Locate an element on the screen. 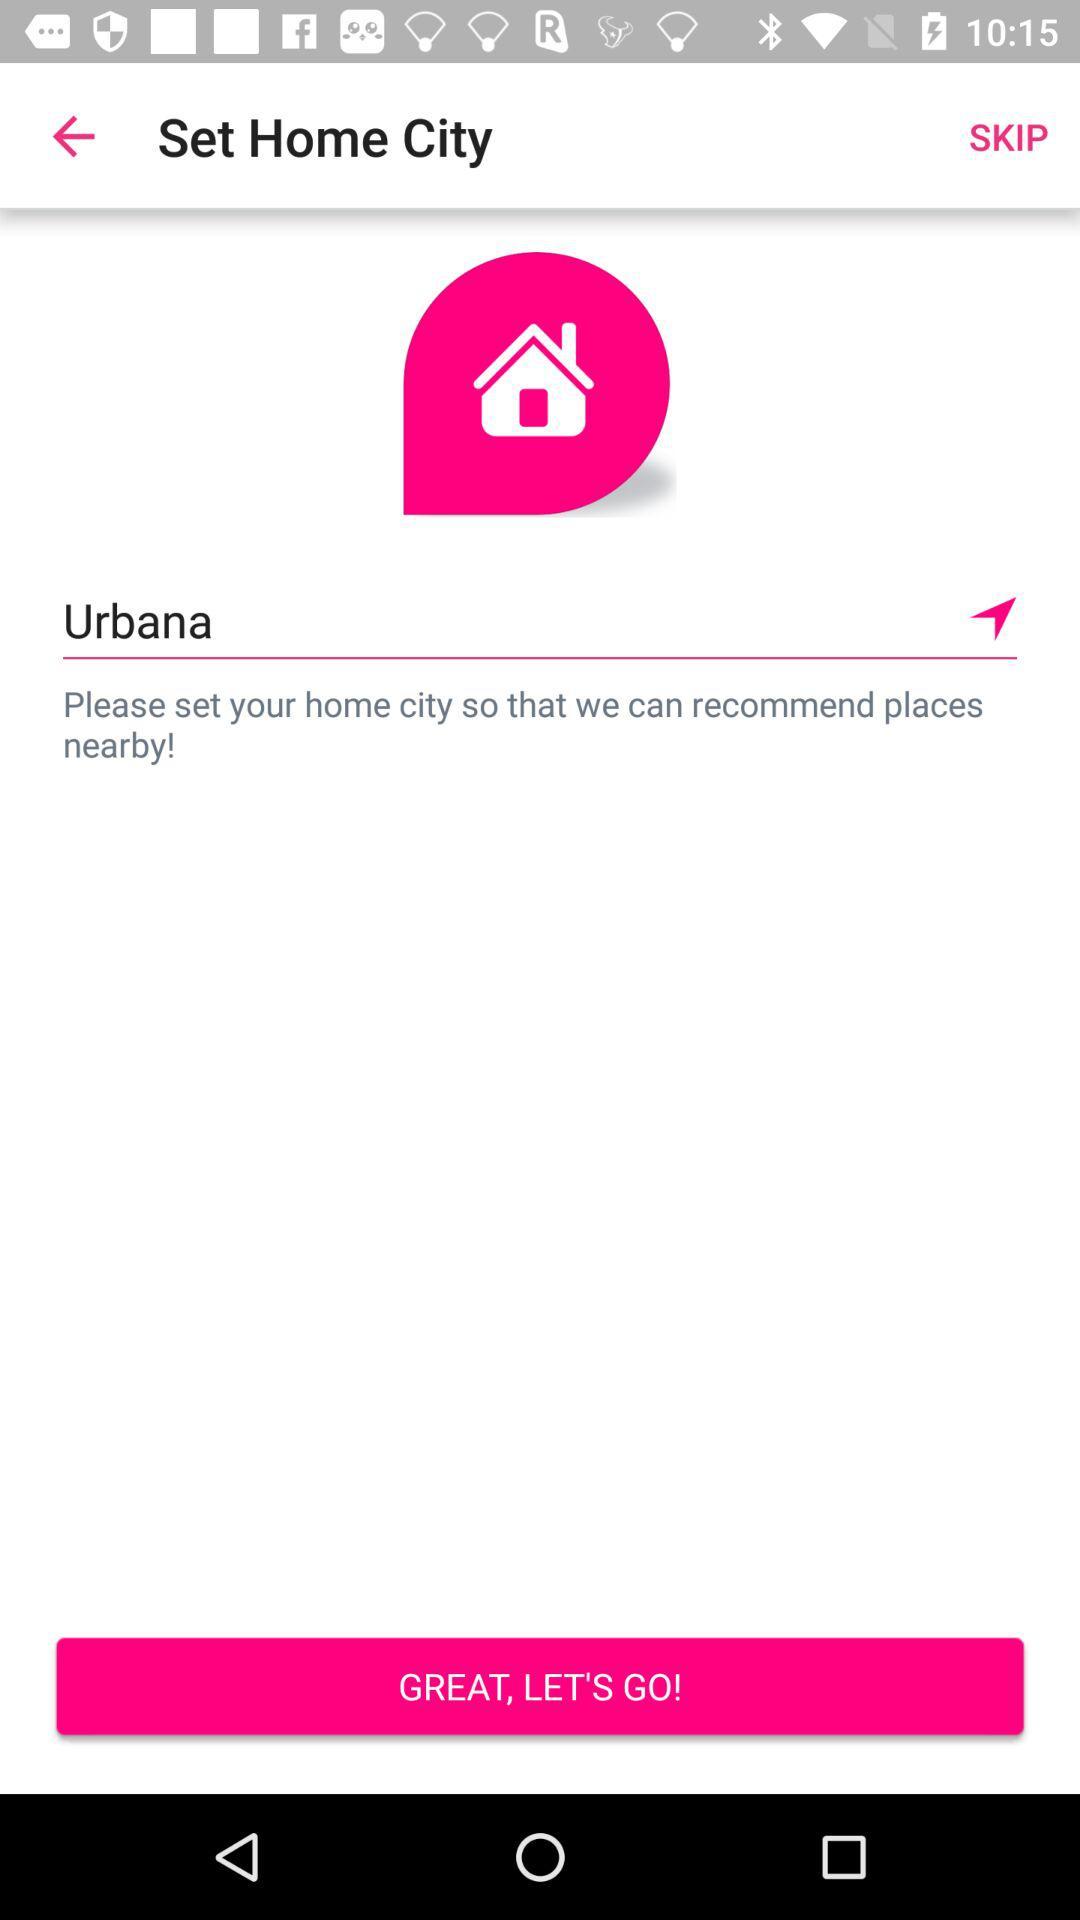 The height and width of the screenshot is (1920, 1080). icon above please set your is located at coordinates (540, 618).